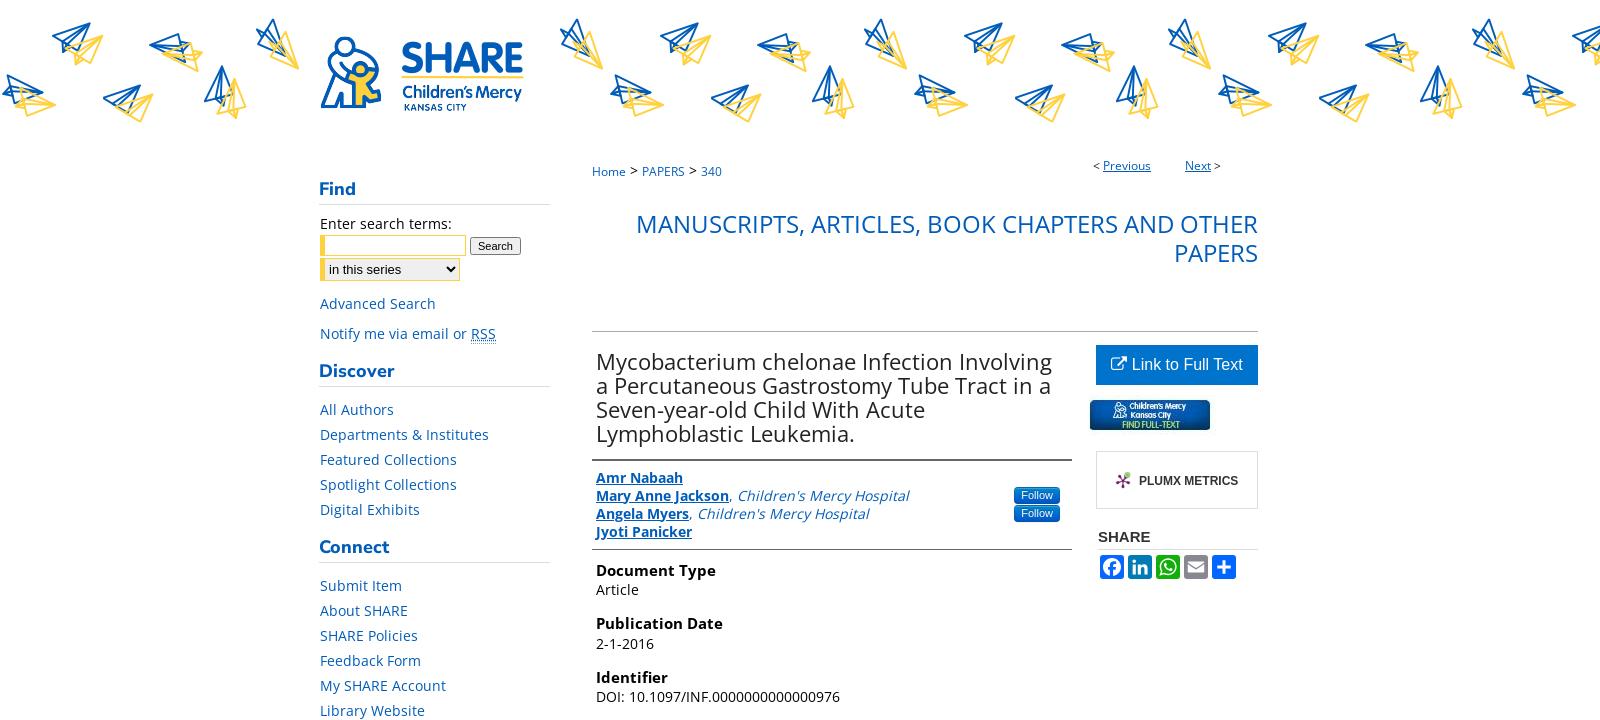  Describe the element at coordinates (595, 675) in the screenshot. I see `'Identifier'` at that location.